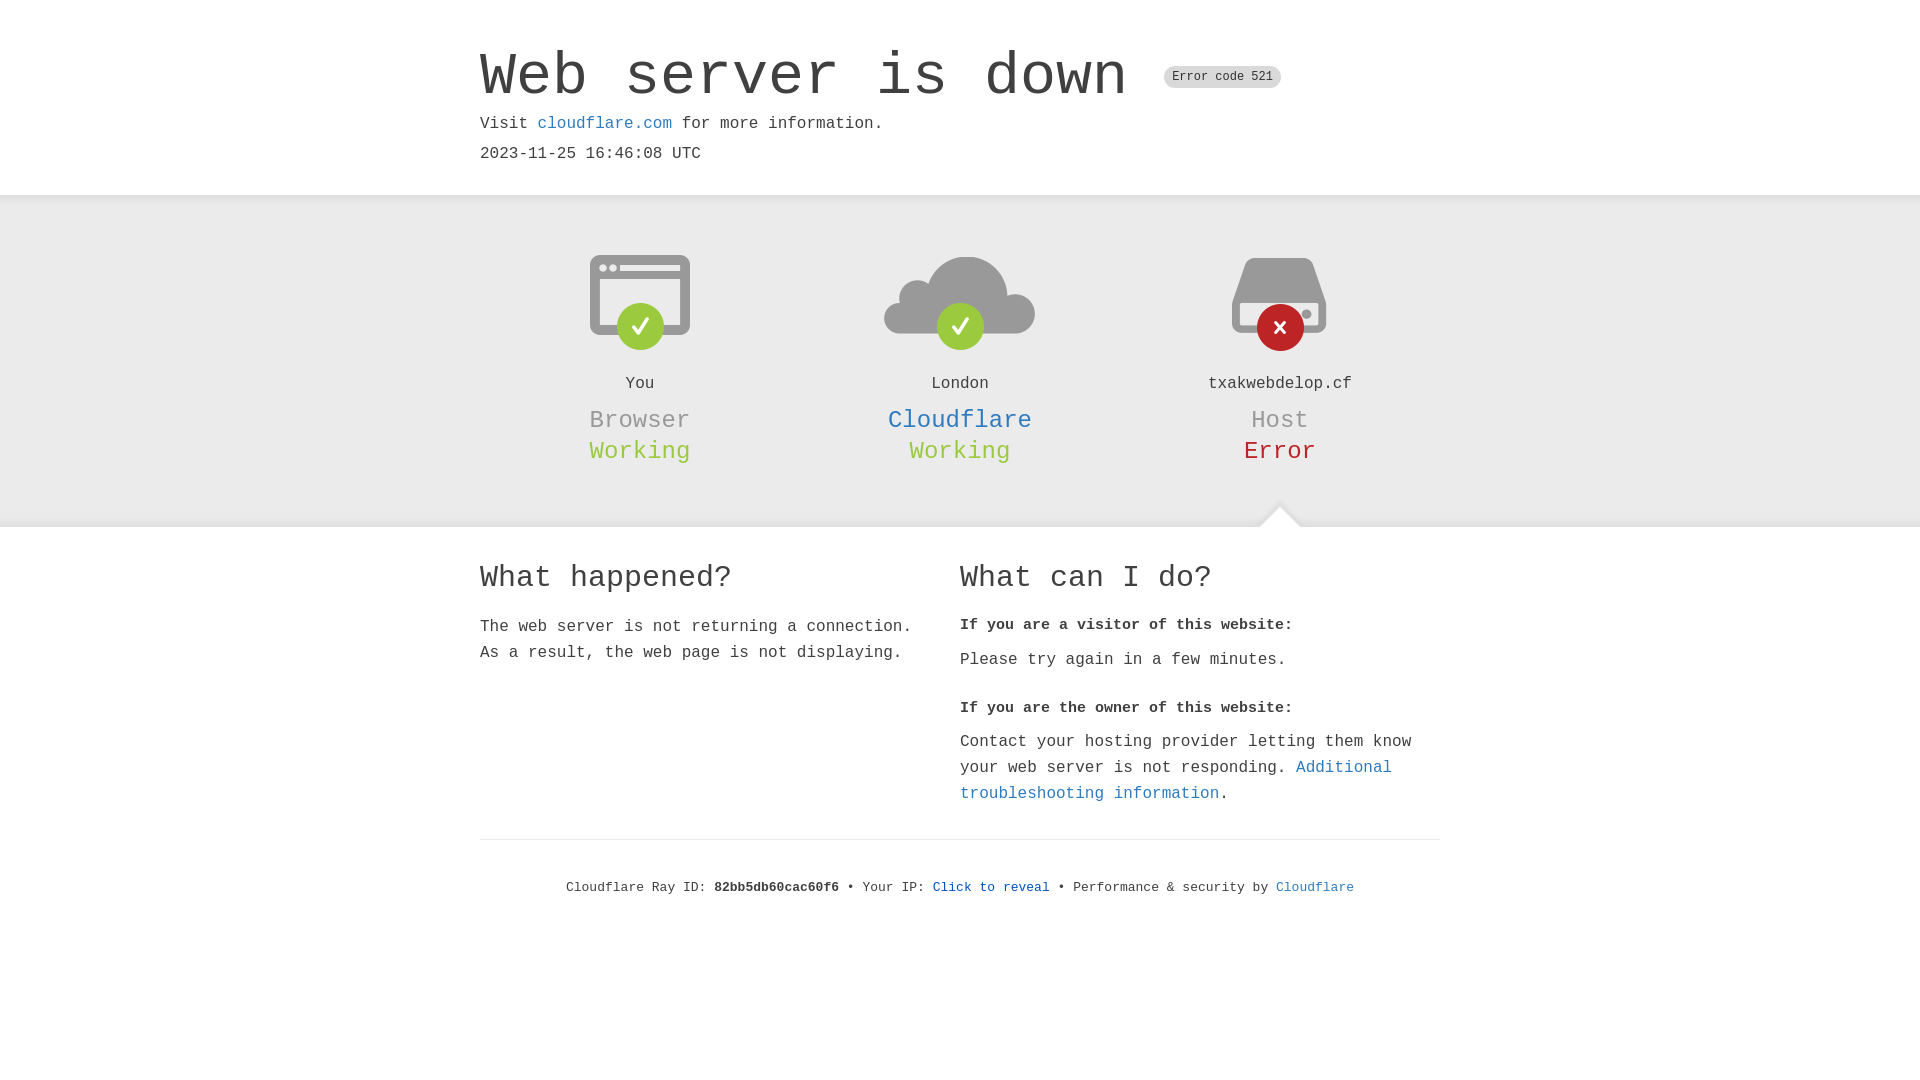  What do you see at coordinates (1315, 886) in the screenshot?
I see `'Cloudflare'` at bounding box center [1315, 886].